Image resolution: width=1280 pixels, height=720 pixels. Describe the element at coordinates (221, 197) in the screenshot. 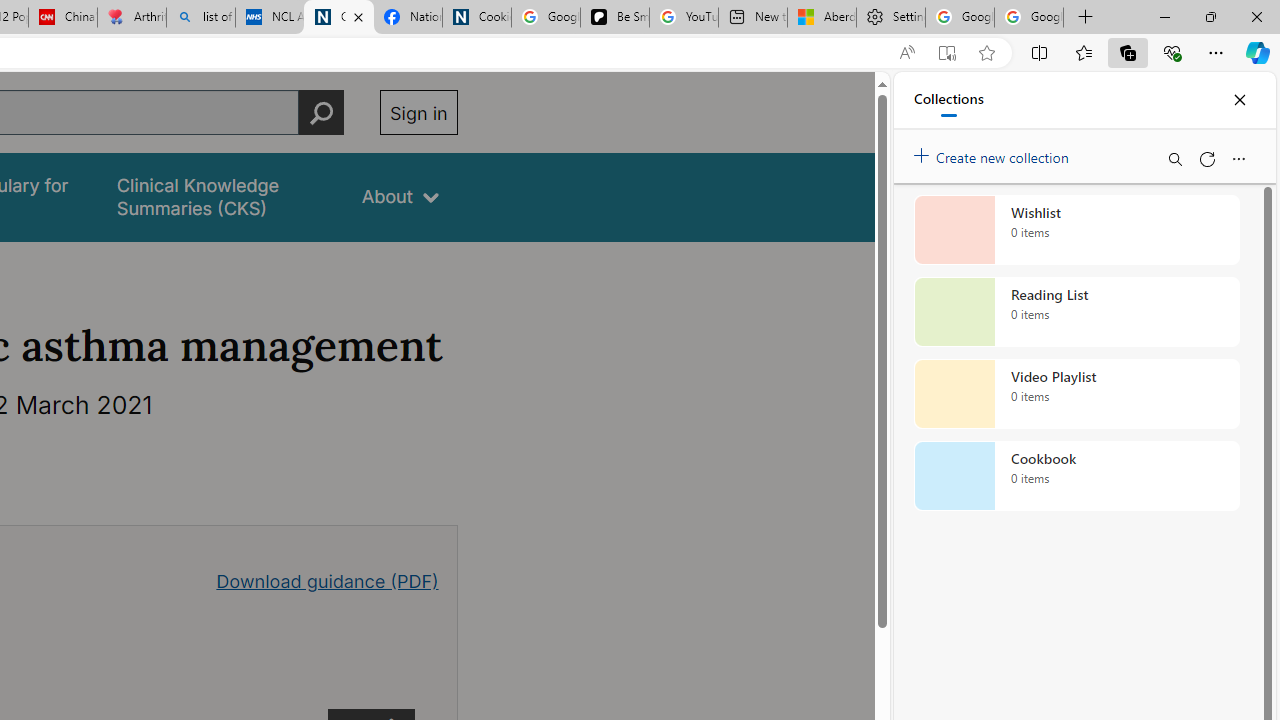

I see `'false'` at that location.